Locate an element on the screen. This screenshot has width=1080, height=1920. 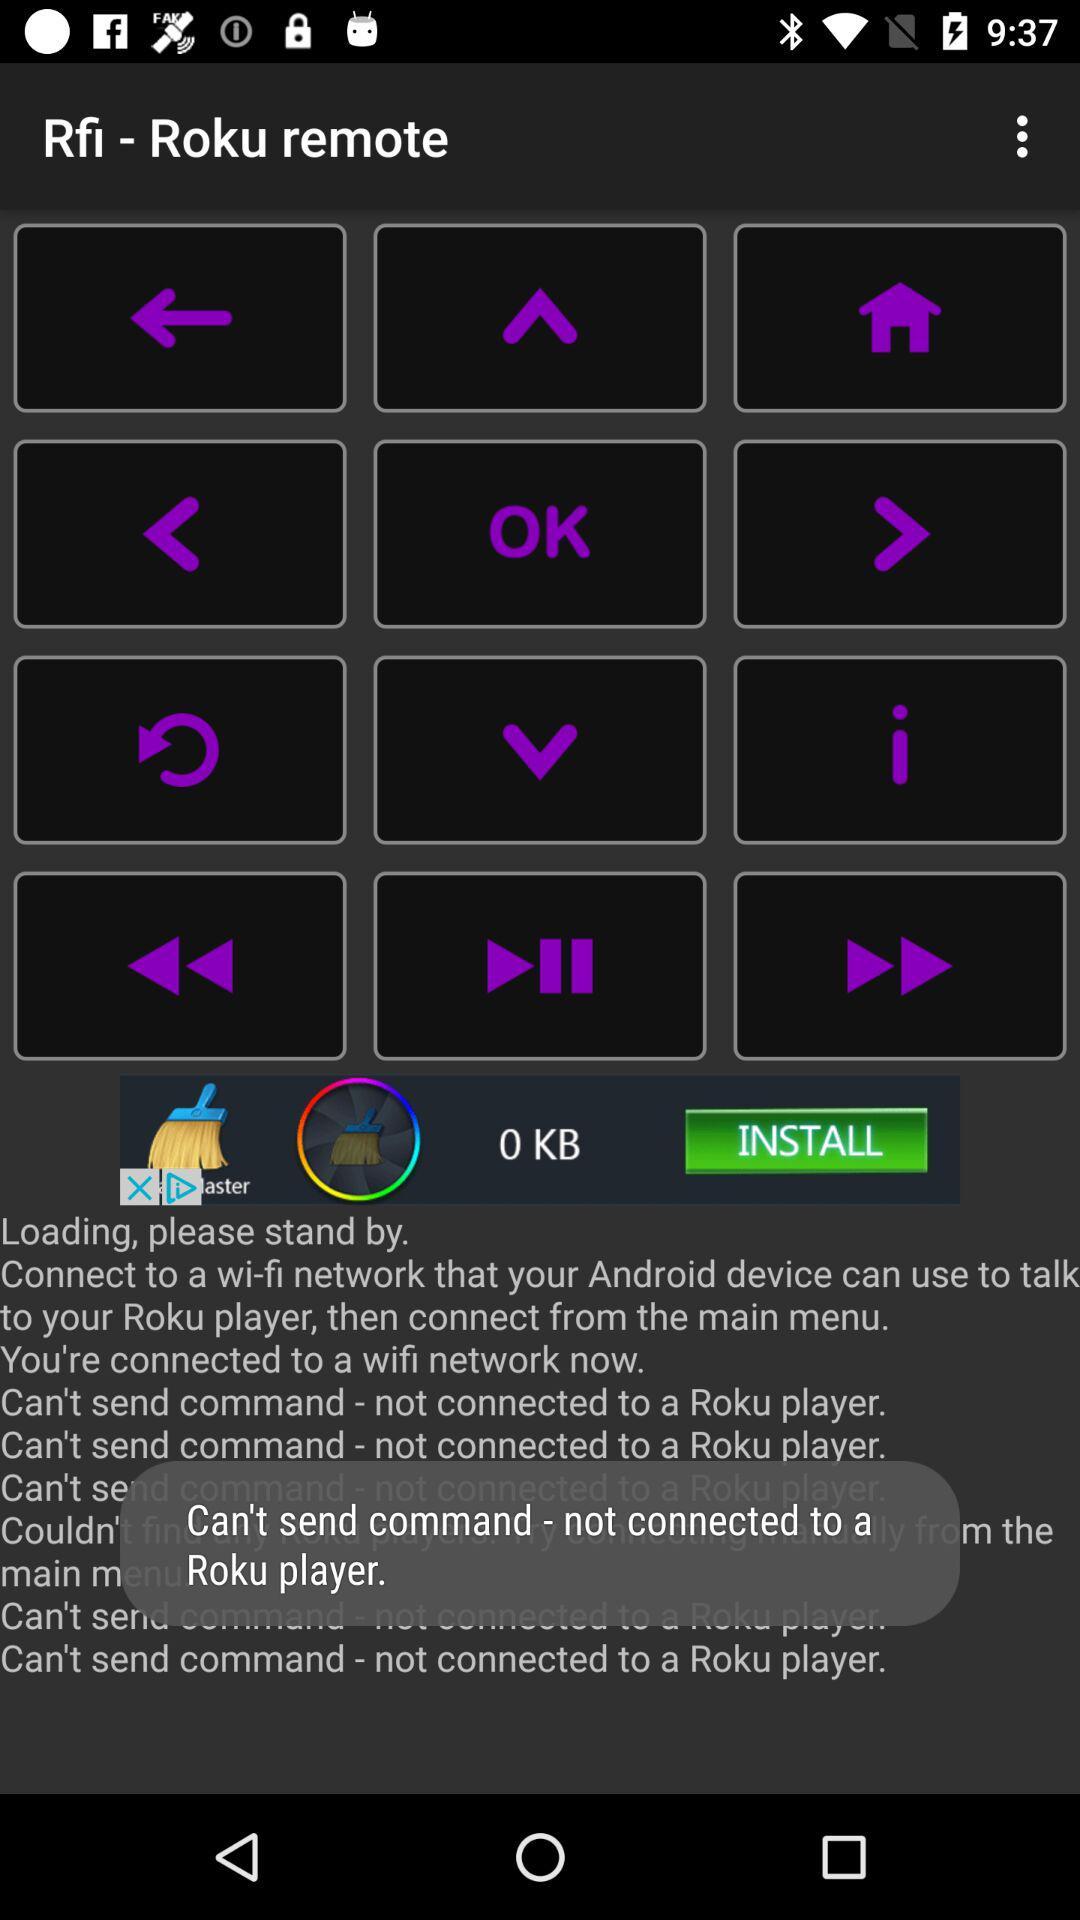
previous is located at coordinates (180, 748).